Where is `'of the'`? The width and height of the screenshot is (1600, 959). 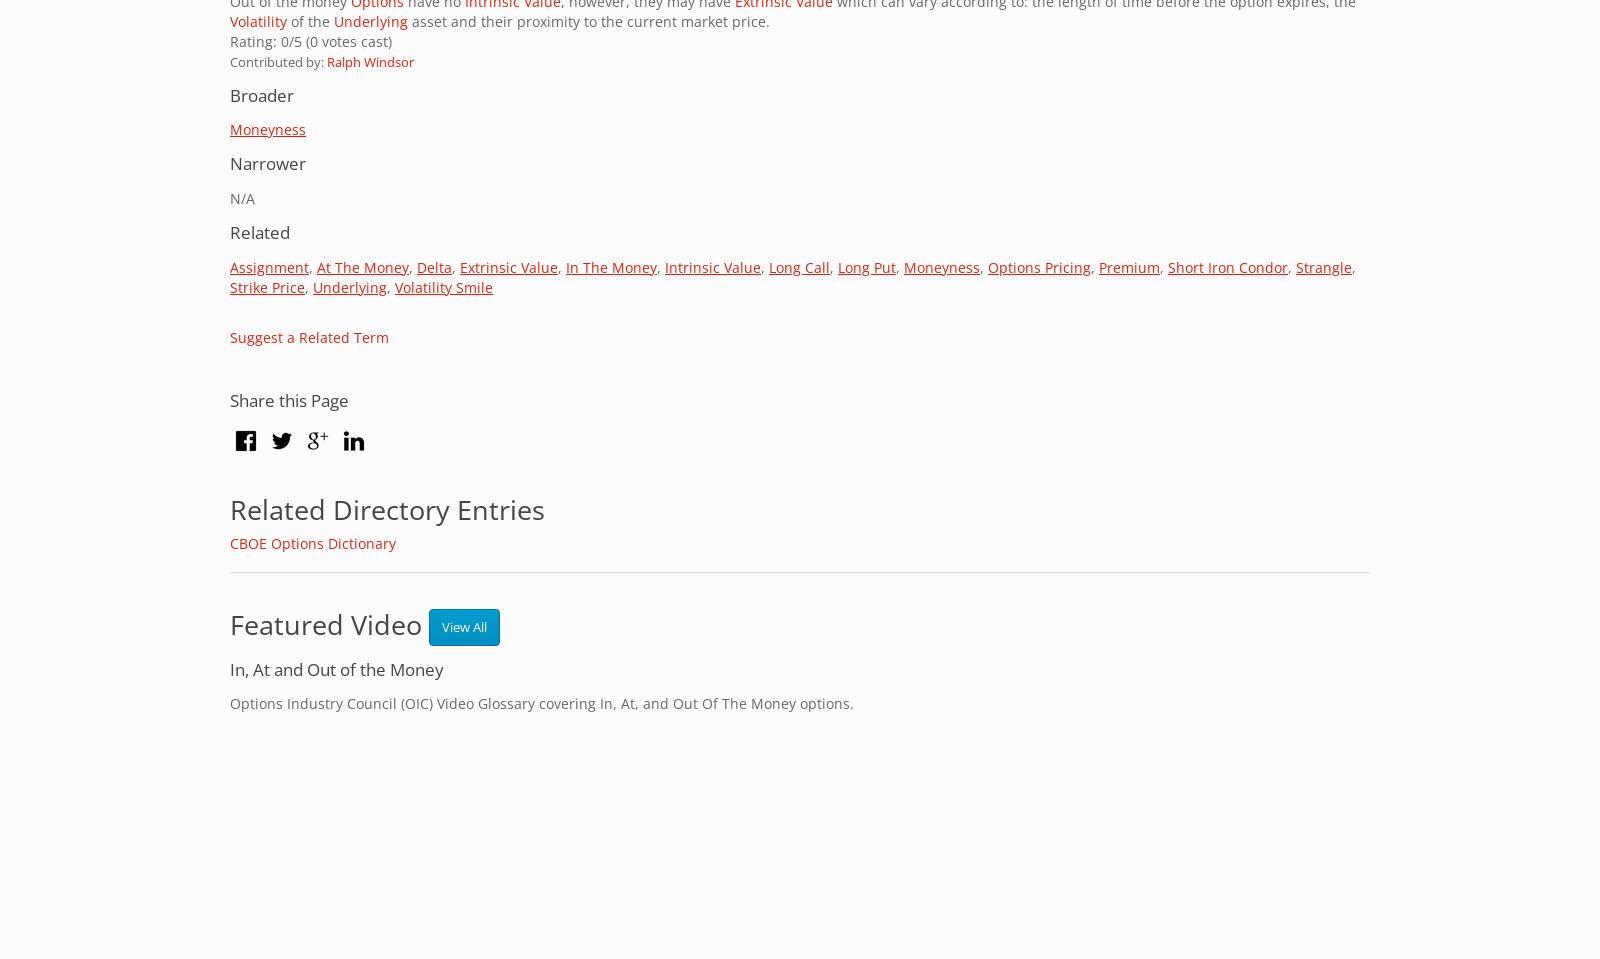
'of the' is located at coordinates (310, 19).